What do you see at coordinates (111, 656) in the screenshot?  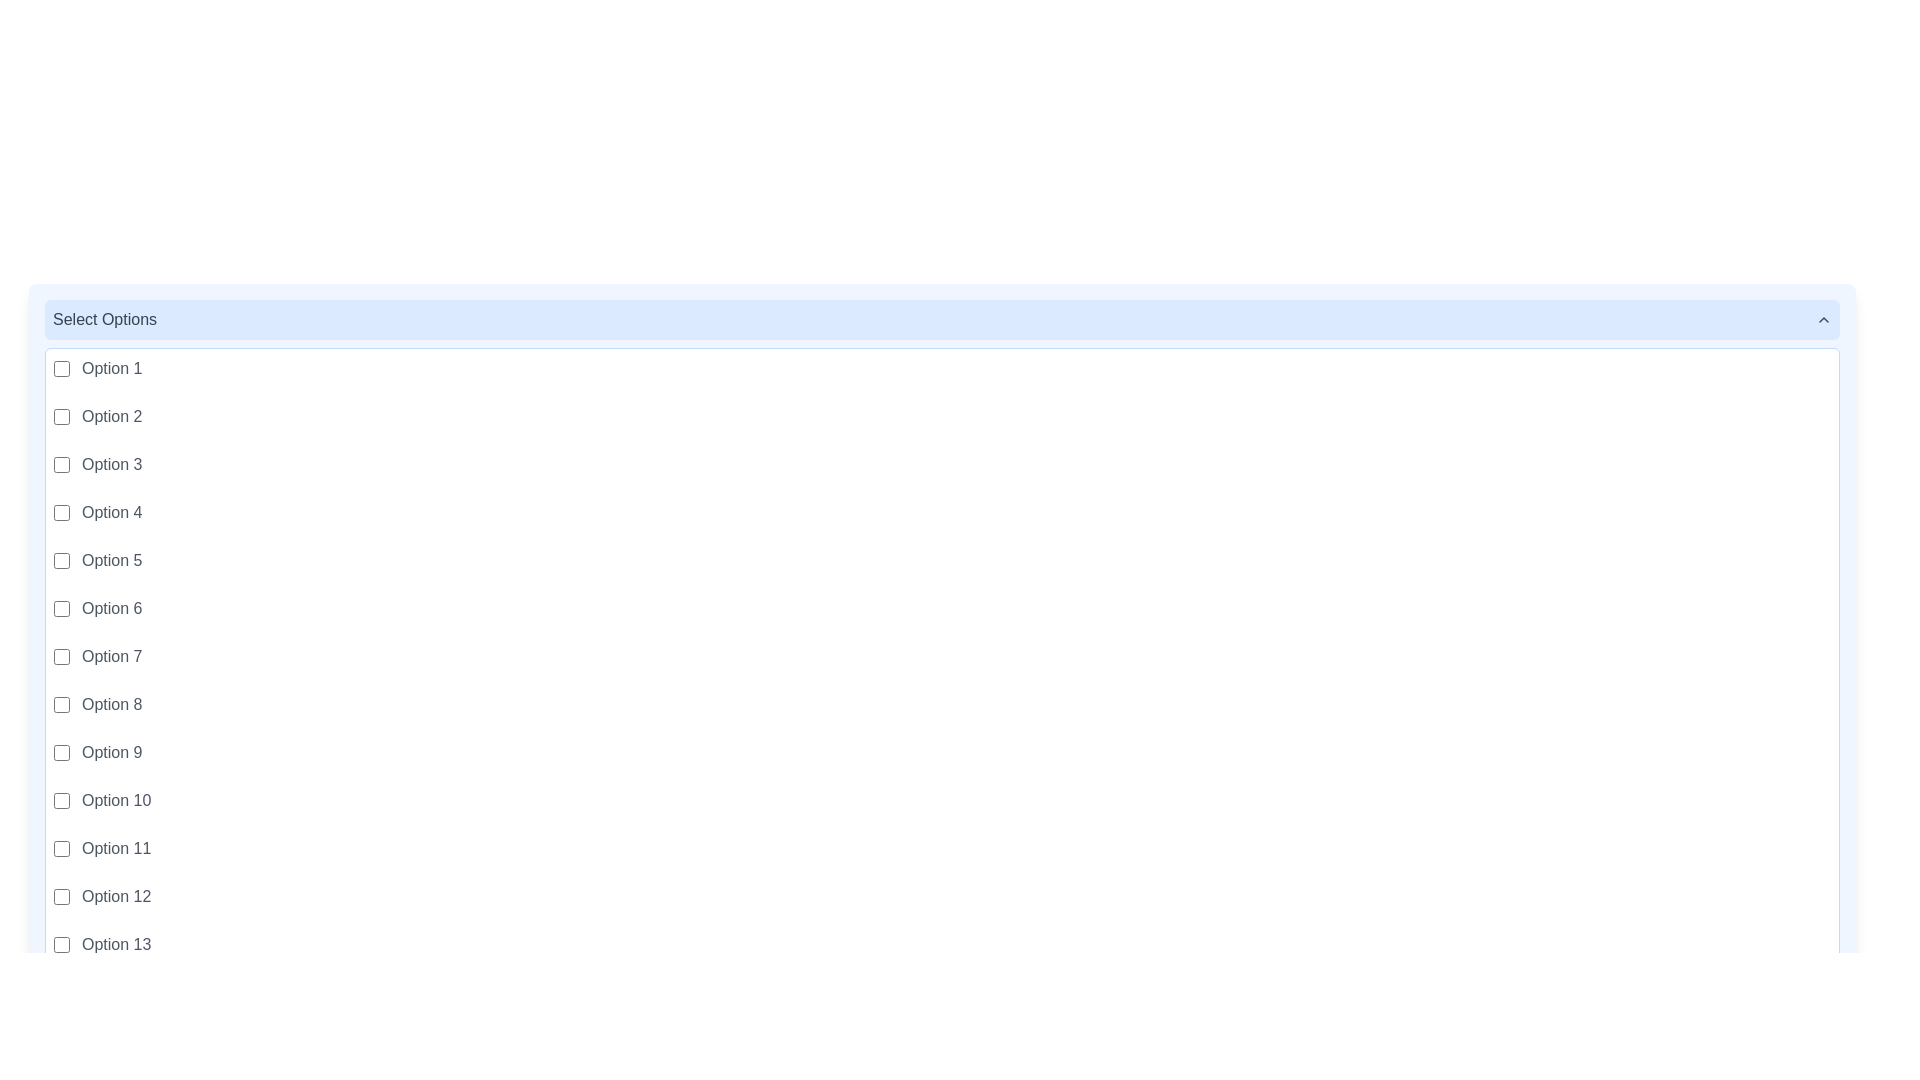 I see `the 'Option 7' text label, which is displayed in a lighter gray color and positioned to the right of a small square checkbox as the seventh item in the vertical list of options` at bounding box center [111, 656].